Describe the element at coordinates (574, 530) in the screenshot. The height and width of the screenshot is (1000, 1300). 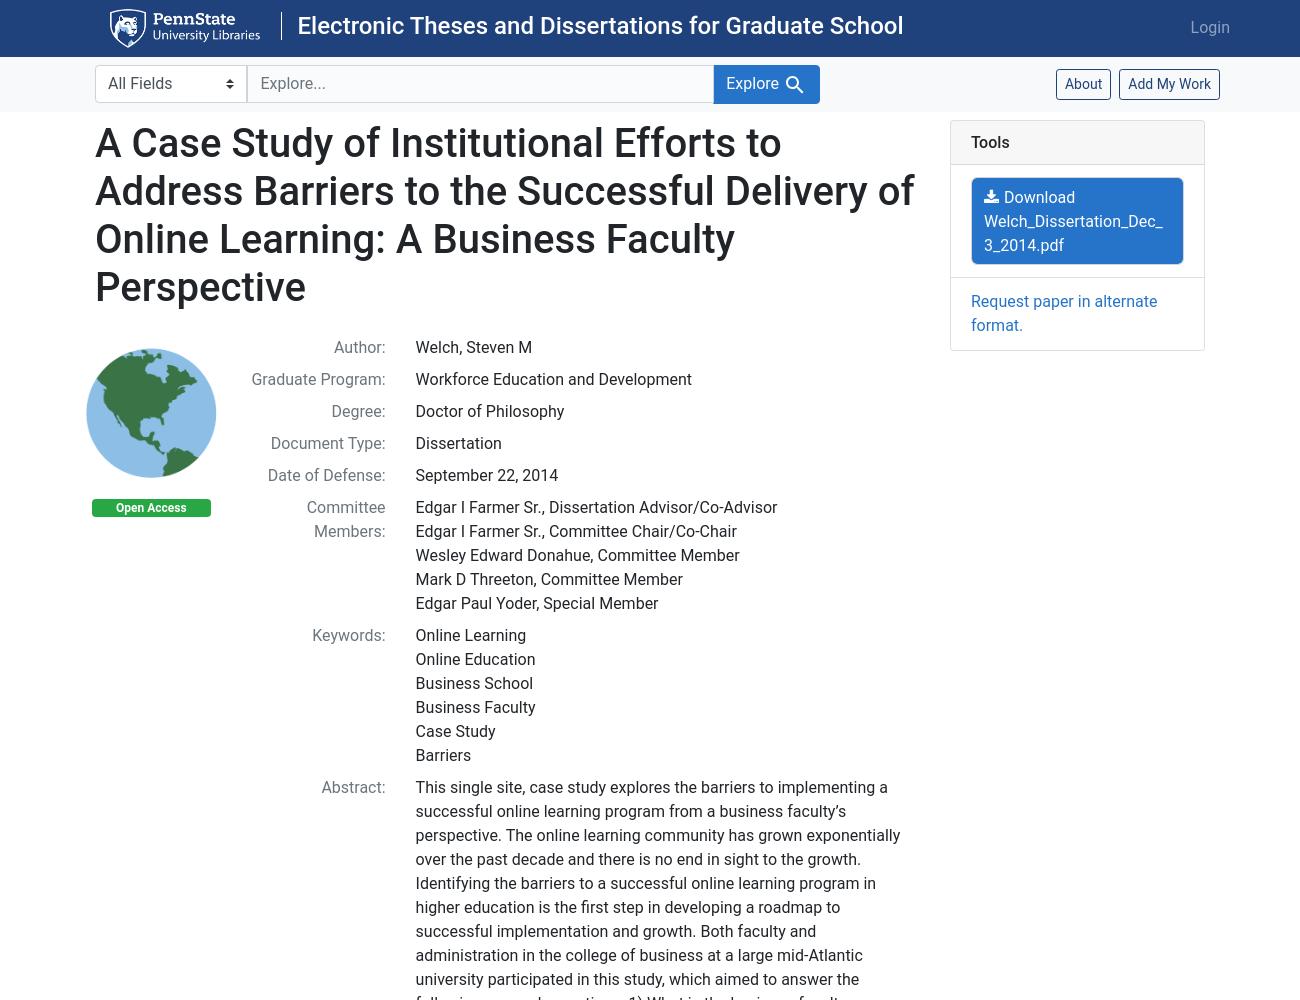
I see `'Edgar I Farmer Sr., Committee Chair/Co-Chair'` at that location.